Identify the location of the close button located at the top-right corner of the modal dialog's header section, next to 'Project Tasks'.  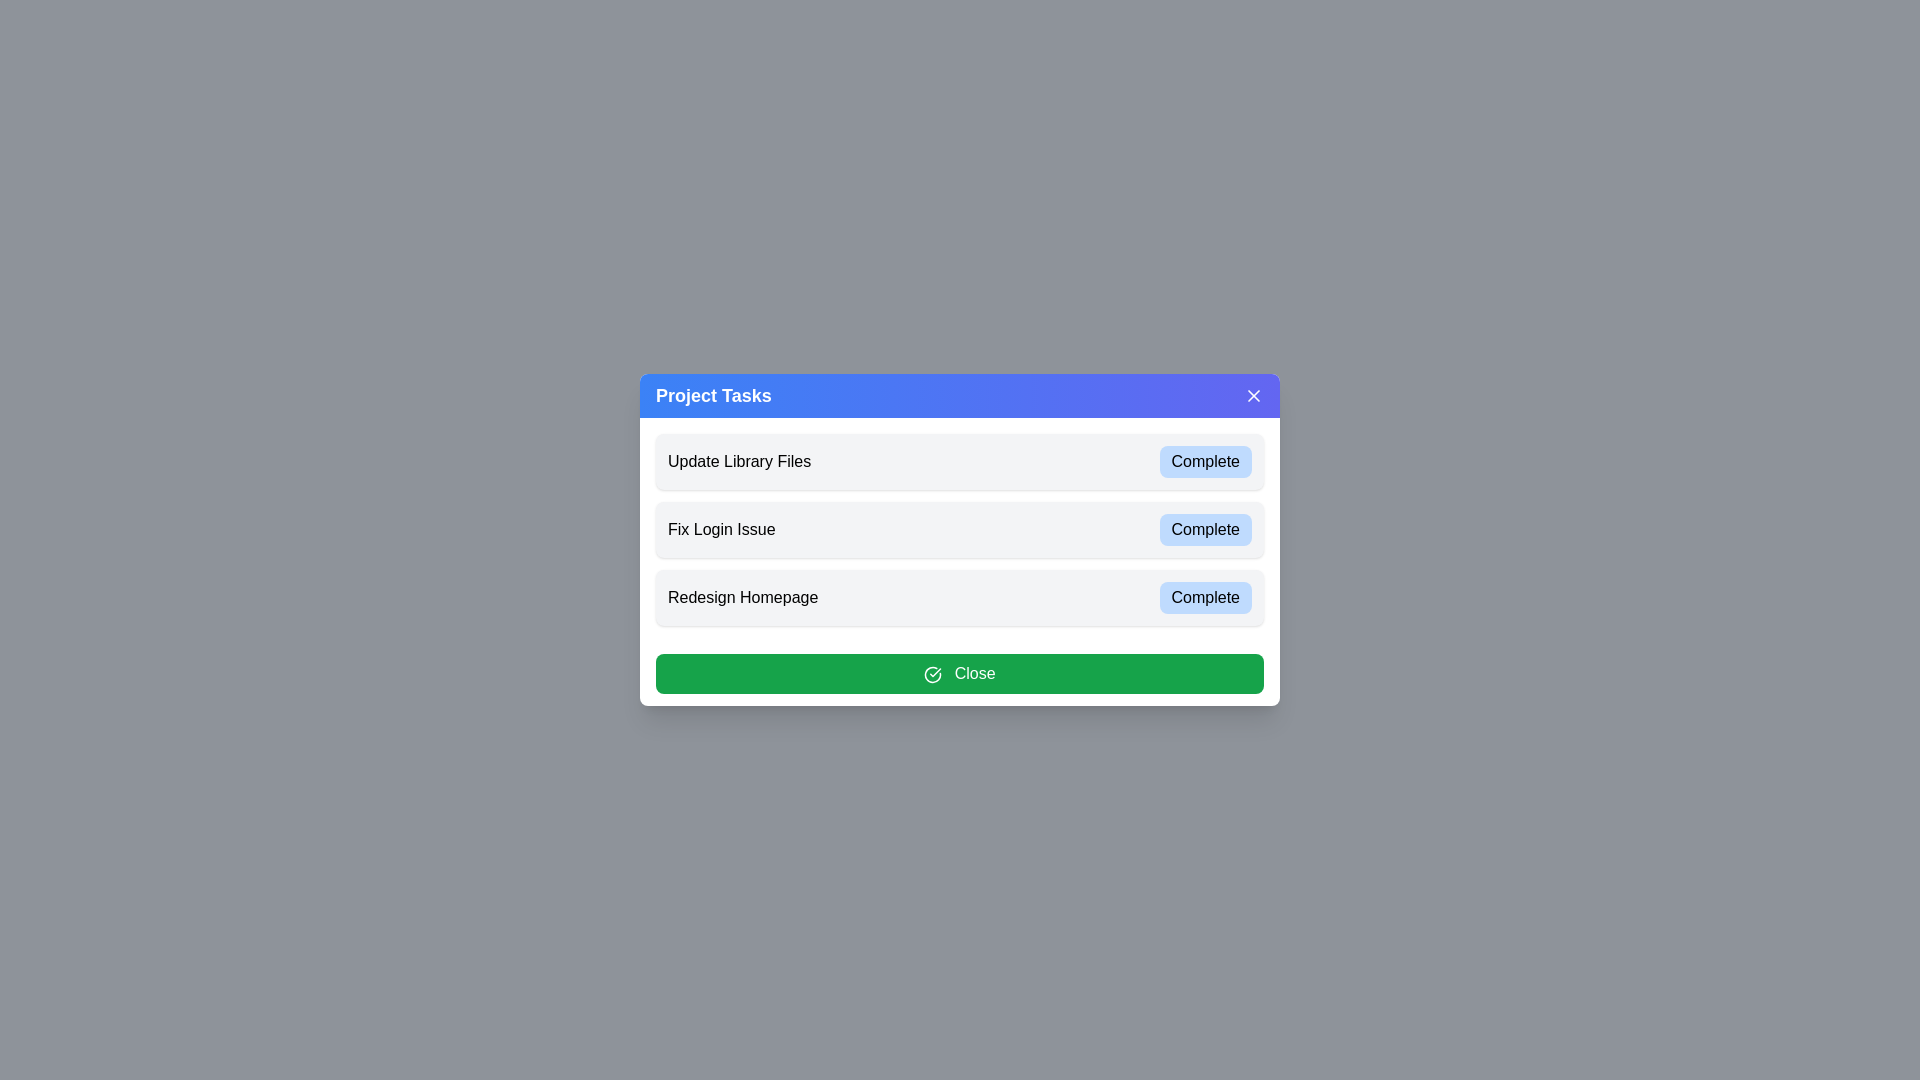
(1252, 396).